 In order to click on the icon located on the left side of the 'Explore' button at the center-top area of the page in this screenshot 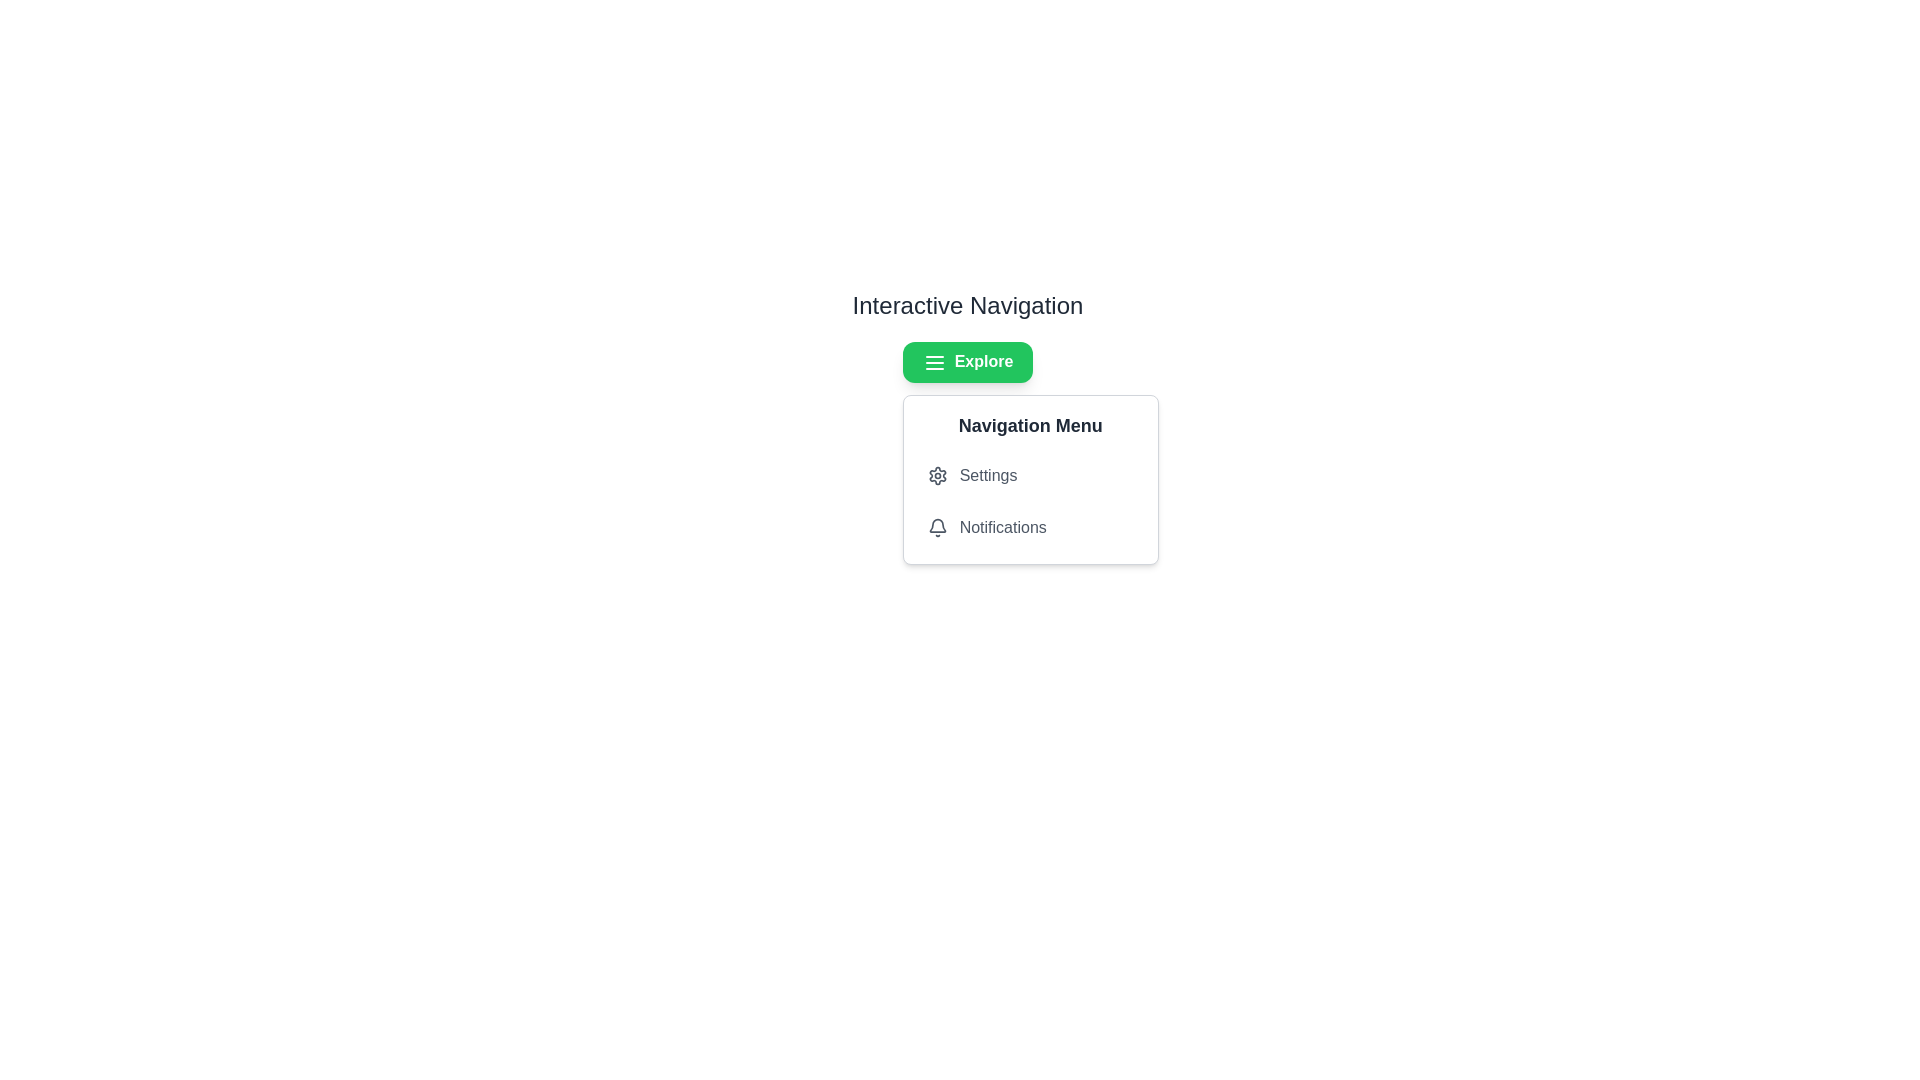, I will do `click(933, 362)`.